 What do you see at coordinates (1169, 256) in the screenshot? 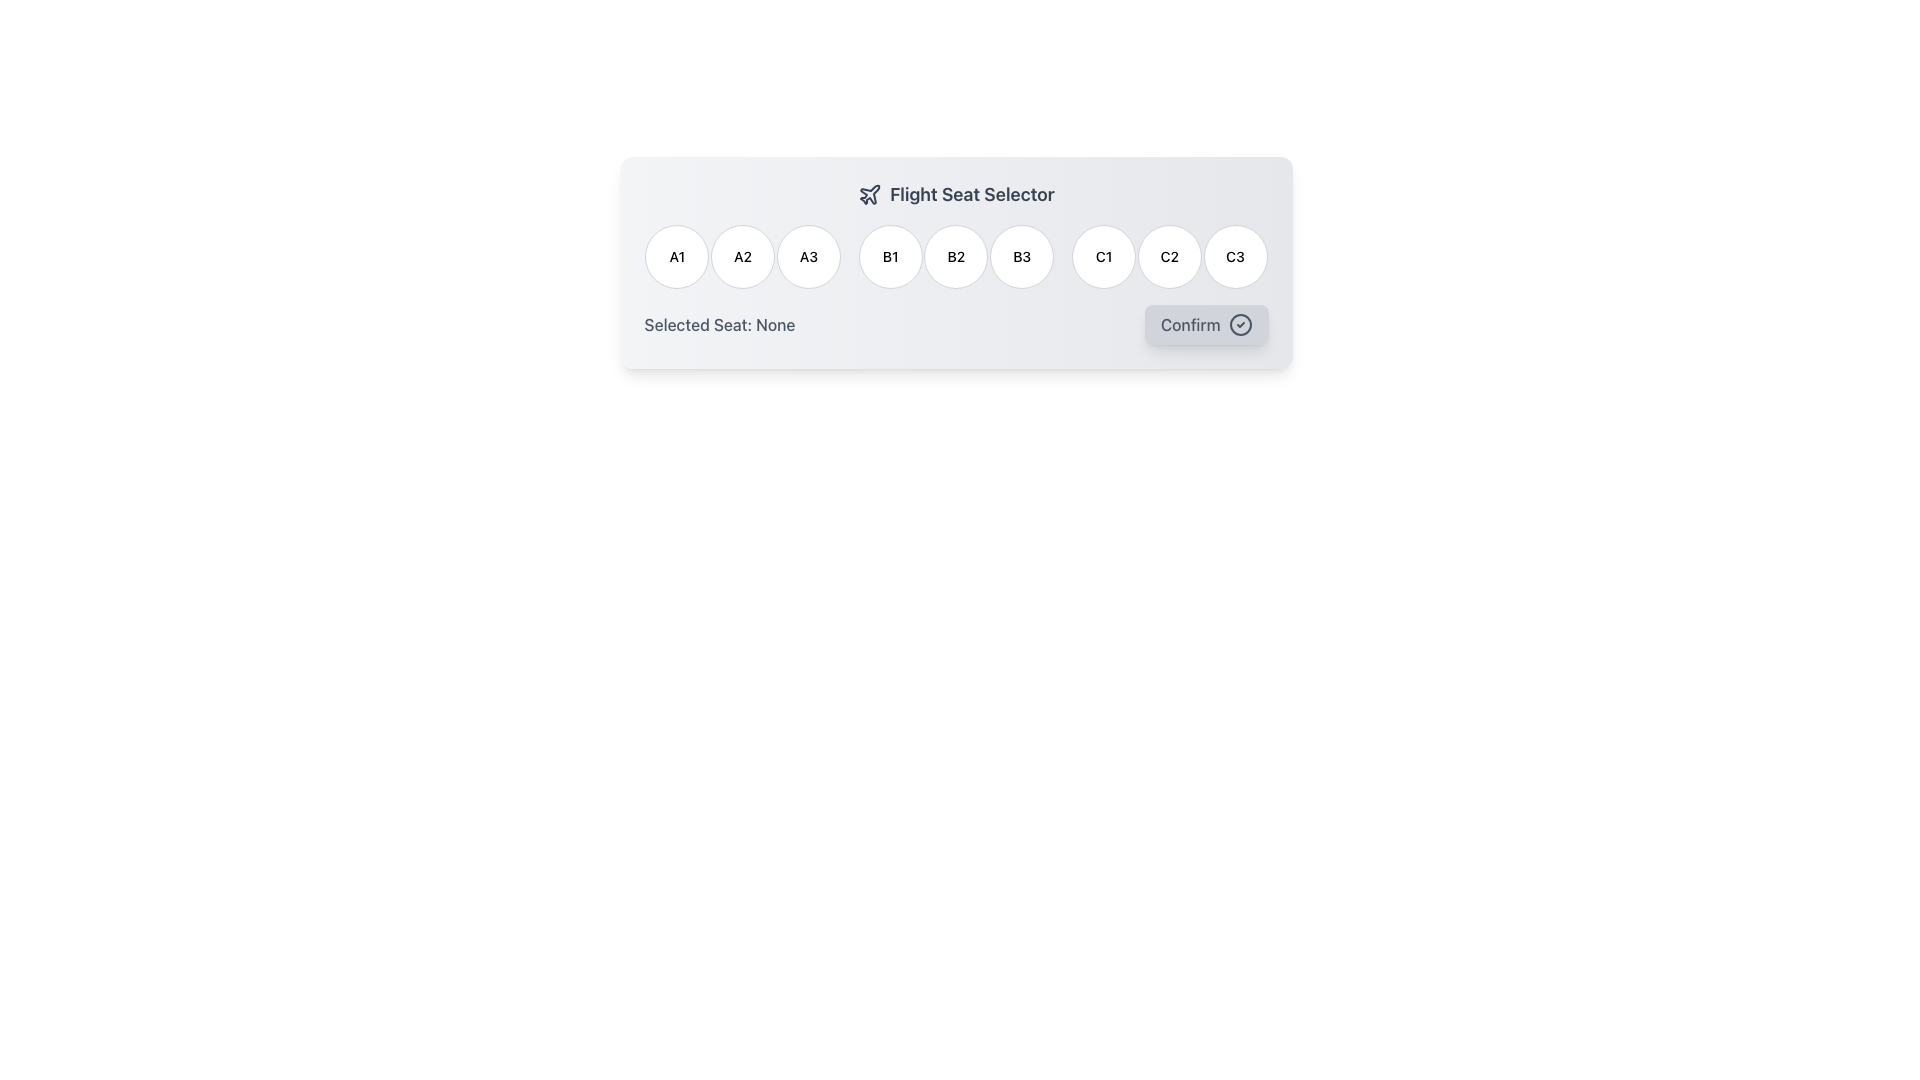
I see `the circular button labeled 'C2'` at bounding box center [1169, 256].